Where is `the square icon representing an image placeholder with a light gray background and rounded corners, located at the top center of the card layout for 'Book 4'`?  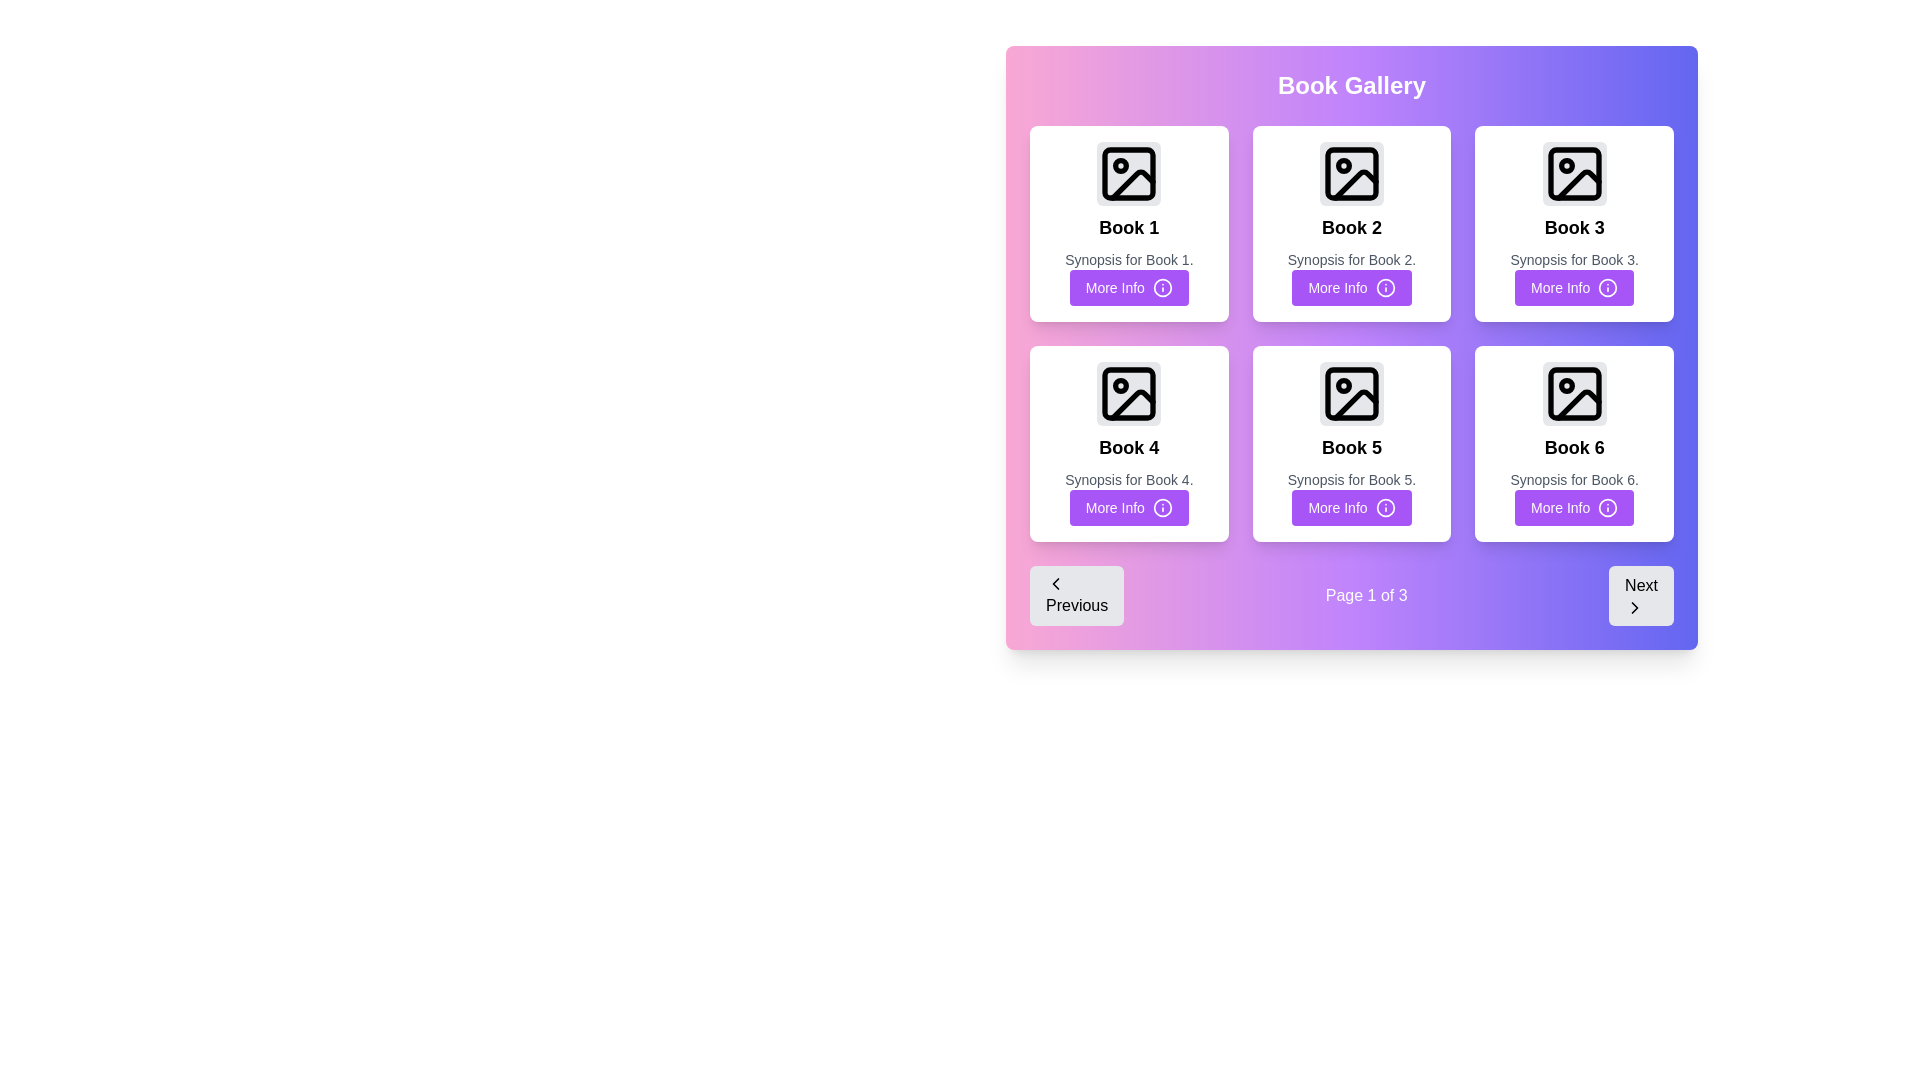 the square icon representing an image placeholder with a light gray background and rounded corners, located at the top center of the card layout for 'Book 4' is located at coordinates (1129, 393).